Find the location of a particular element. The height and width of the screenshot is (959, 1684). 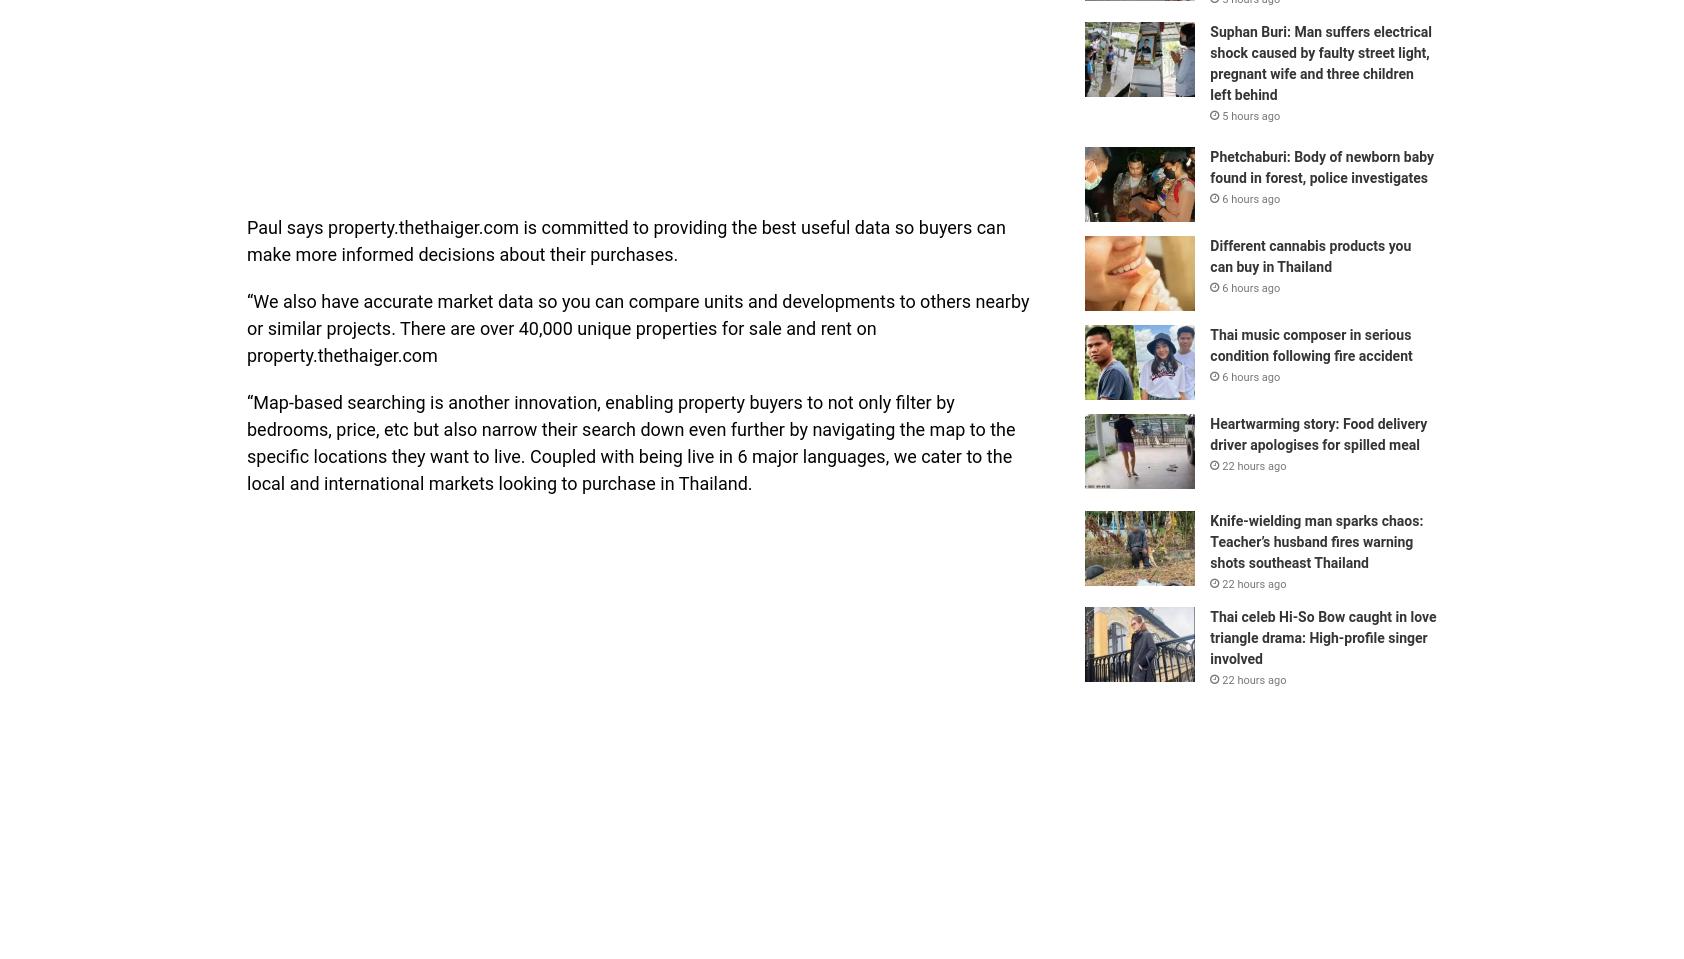

'Knife-wielding man sparks chaos: Teacher’s husband fires warning shots southeast Thailand' is located at coordinates (1315, 540).